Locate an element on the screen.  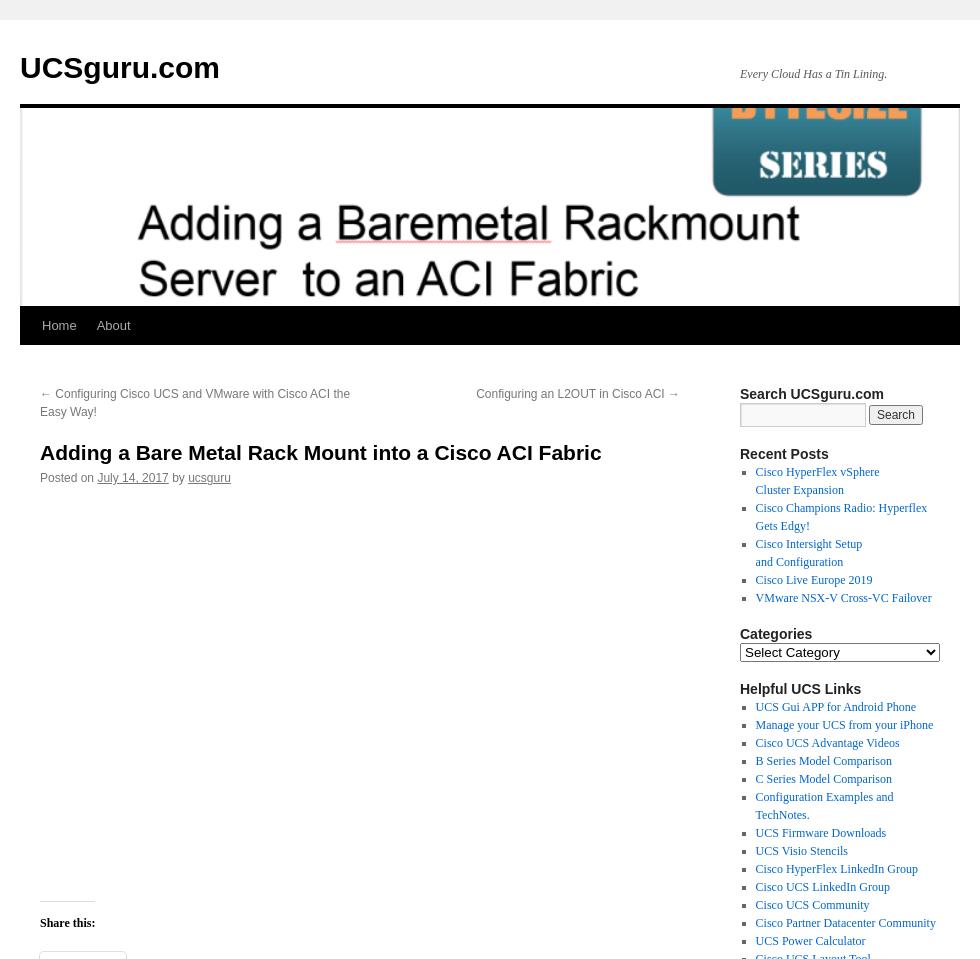
'Share this:' is located at coordinates (67, 923).